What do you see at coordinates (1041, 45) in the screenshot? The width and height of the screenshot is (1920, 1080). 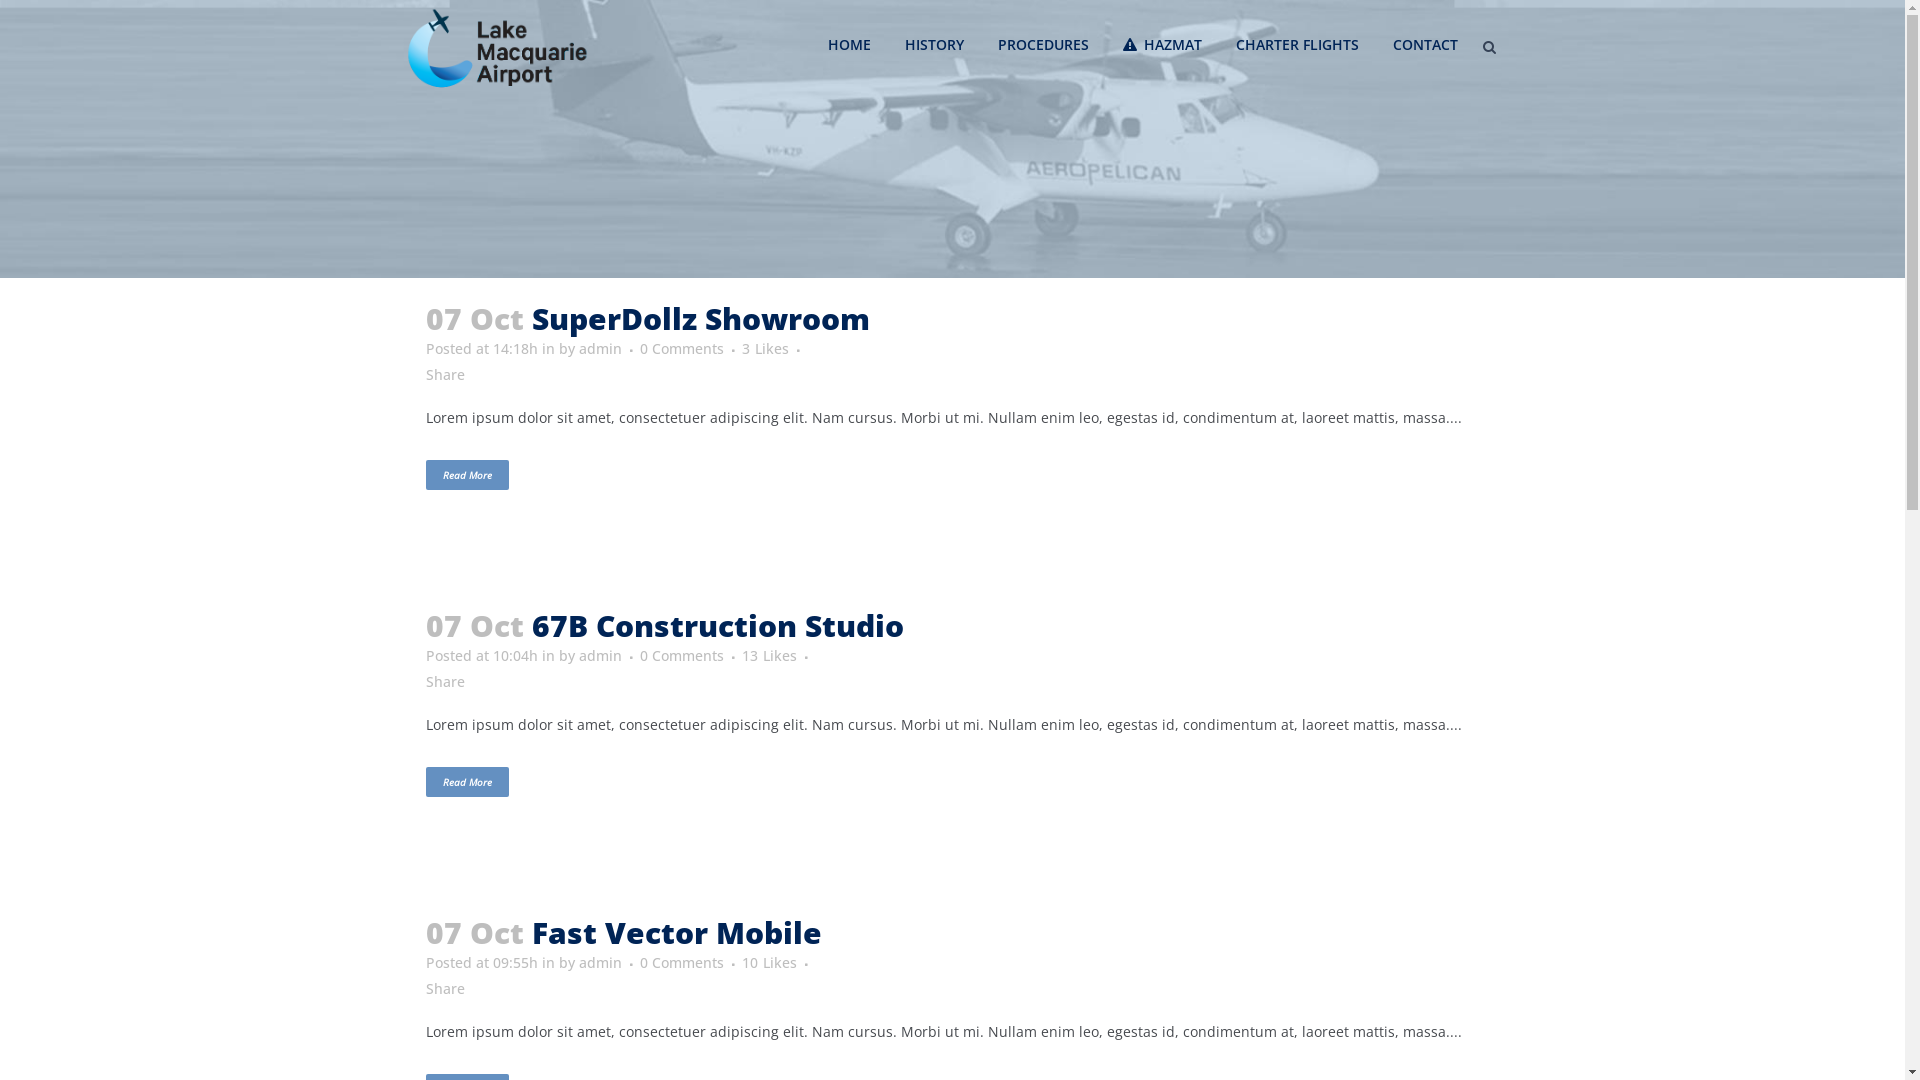 I see `'PROCEDURES'` at bounding box center [1041, 45].